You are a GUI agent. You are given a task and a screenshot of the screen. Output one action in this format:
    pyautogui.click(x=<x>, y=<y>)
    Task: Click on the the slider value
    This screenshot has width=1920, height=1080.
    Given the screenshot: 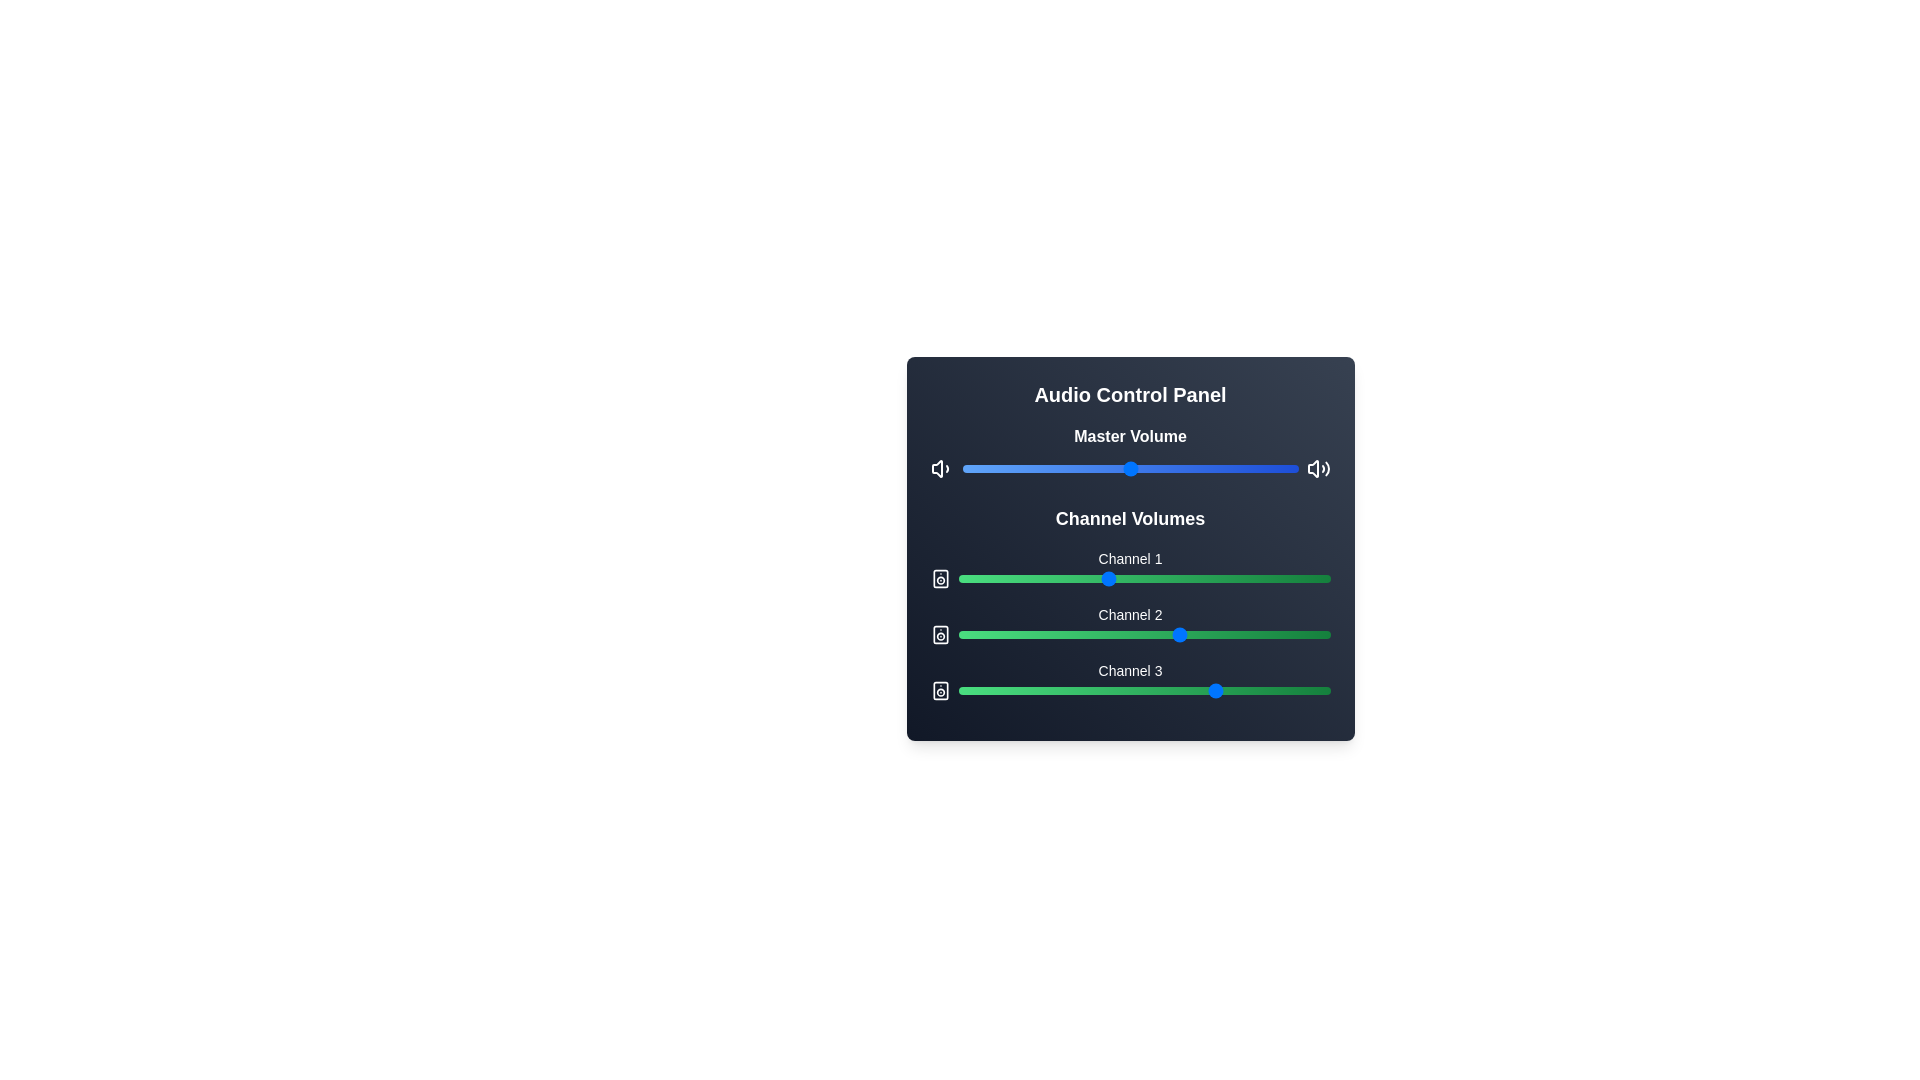 What is the action you would take?
    pyautogui.click(x=1050, y=635)
    